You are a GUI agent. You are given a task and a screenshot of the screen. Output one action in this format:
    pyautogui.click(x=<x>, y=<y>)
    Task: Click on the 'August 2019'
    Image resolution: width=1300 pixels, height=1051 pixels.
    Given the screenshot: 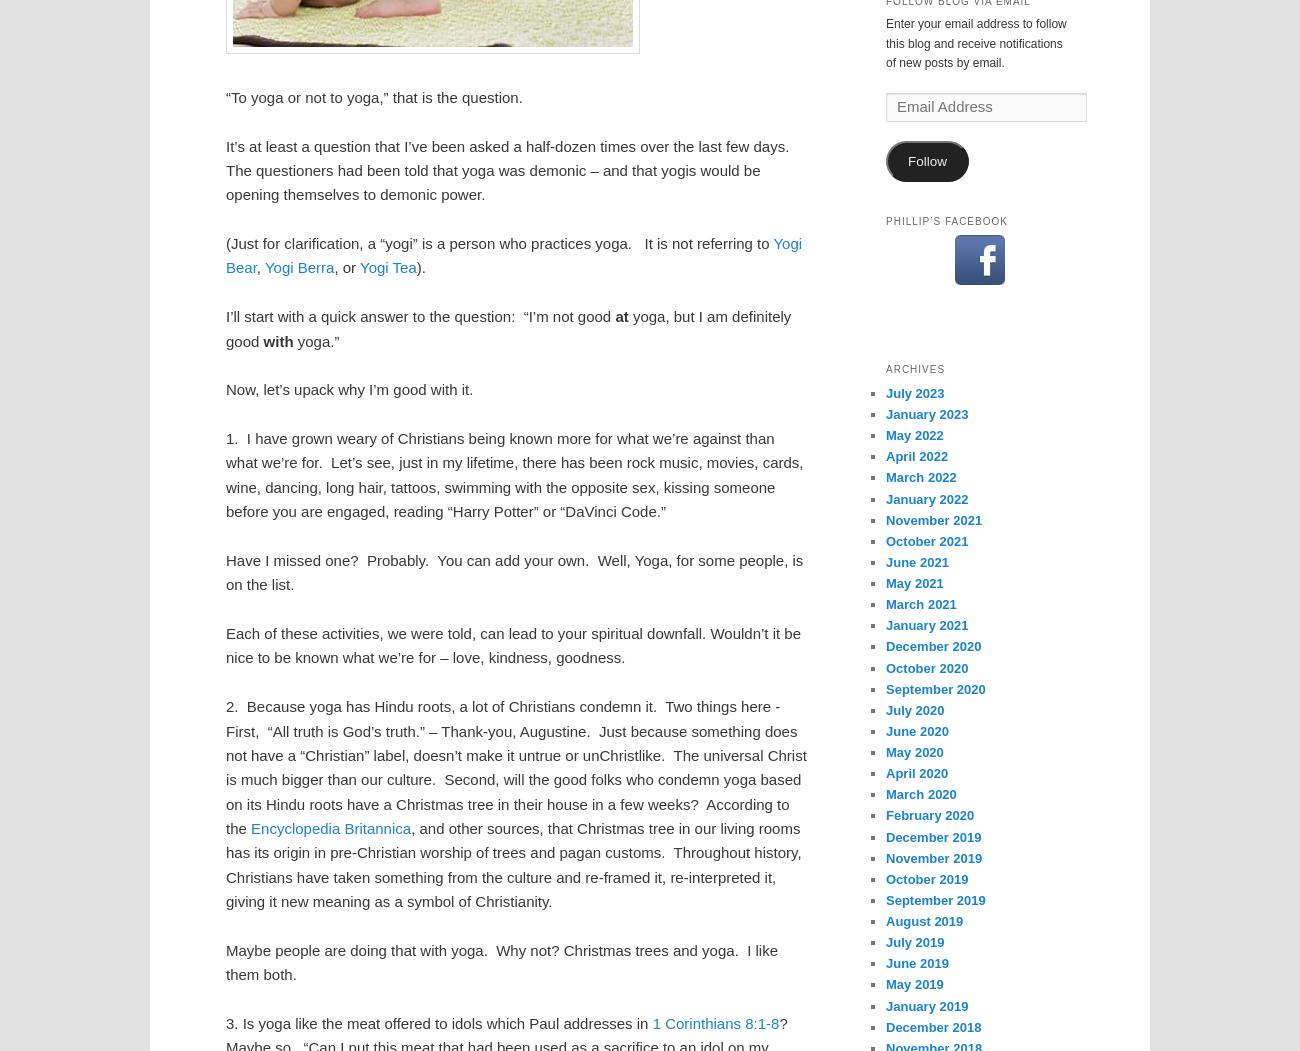 What is the action you would take?
    pyautogui.click(x=924, y=921)
    